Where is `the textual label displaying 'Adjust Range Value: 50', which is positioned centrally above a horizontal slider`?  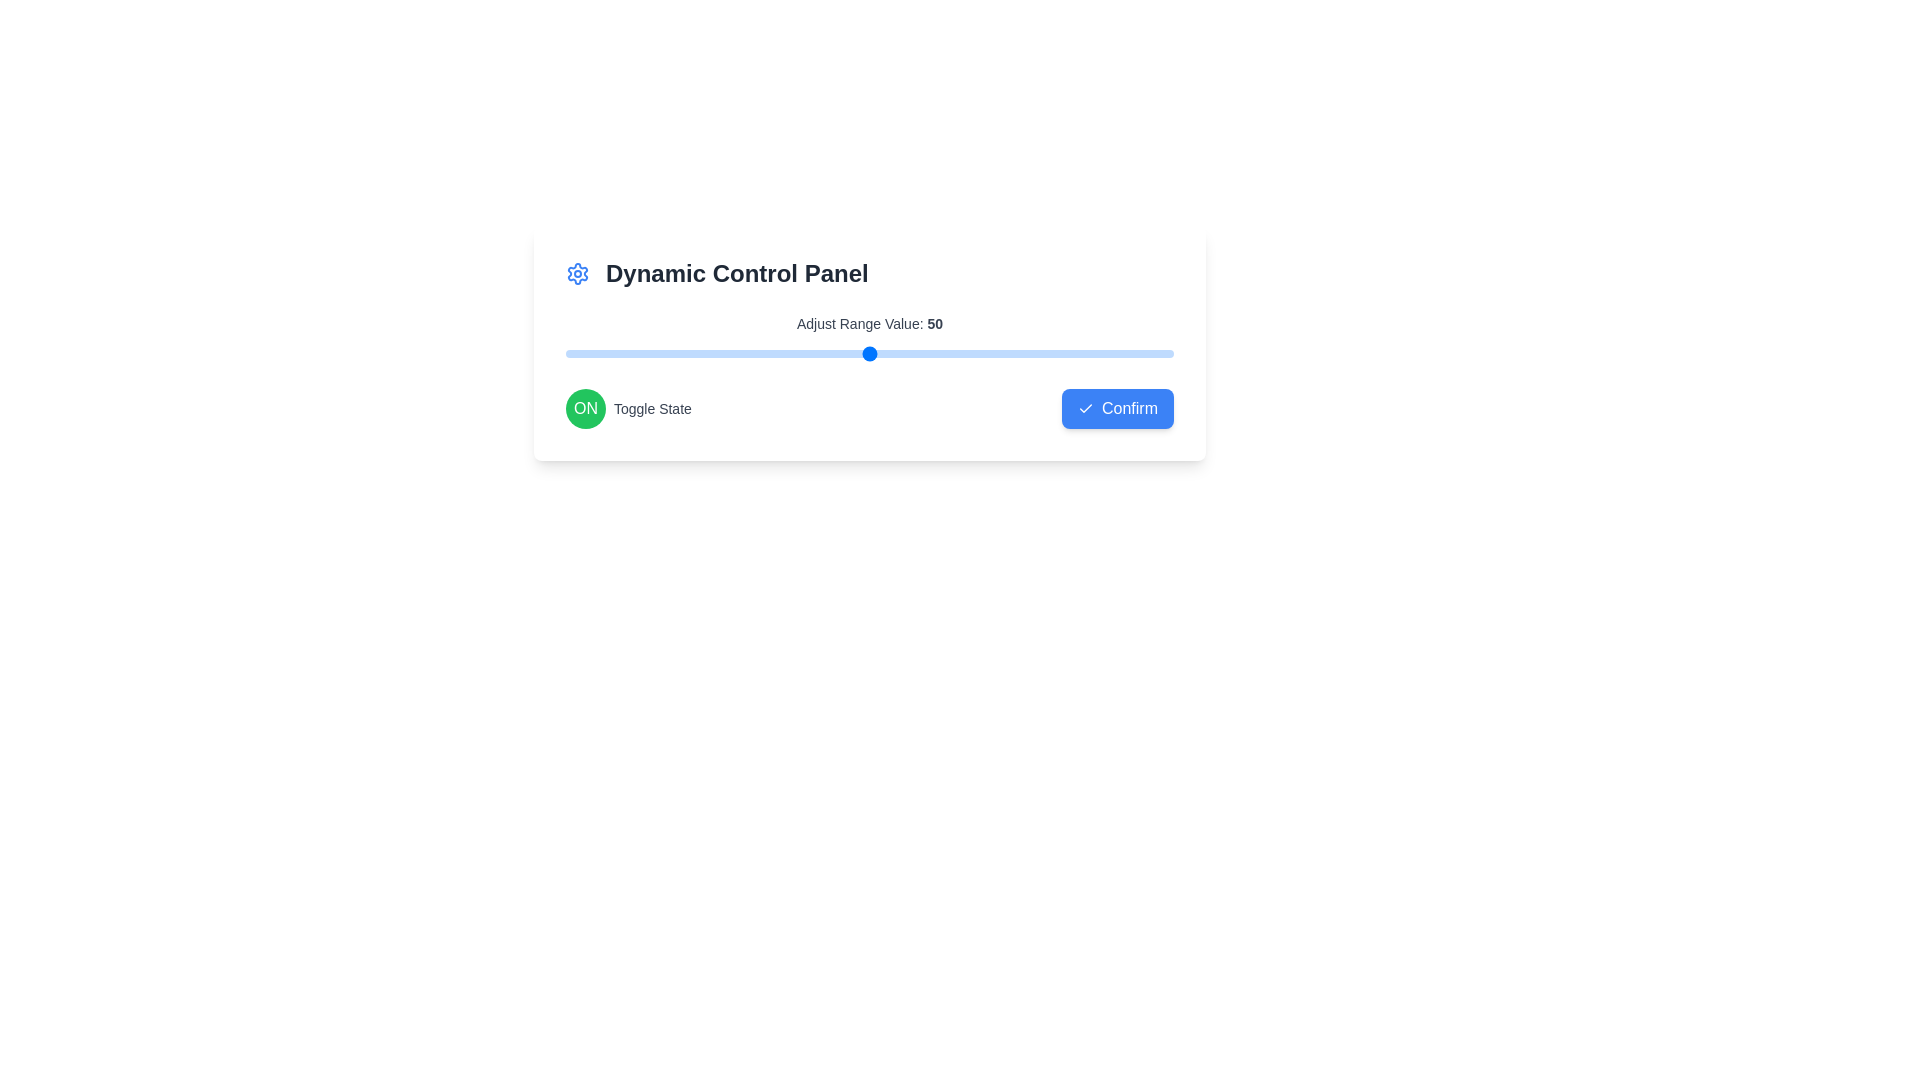
the textual label displaying 'Adjust Range Value: 50', which is positioned centrally above a horizontal slider is located at coordinates (869, 323).